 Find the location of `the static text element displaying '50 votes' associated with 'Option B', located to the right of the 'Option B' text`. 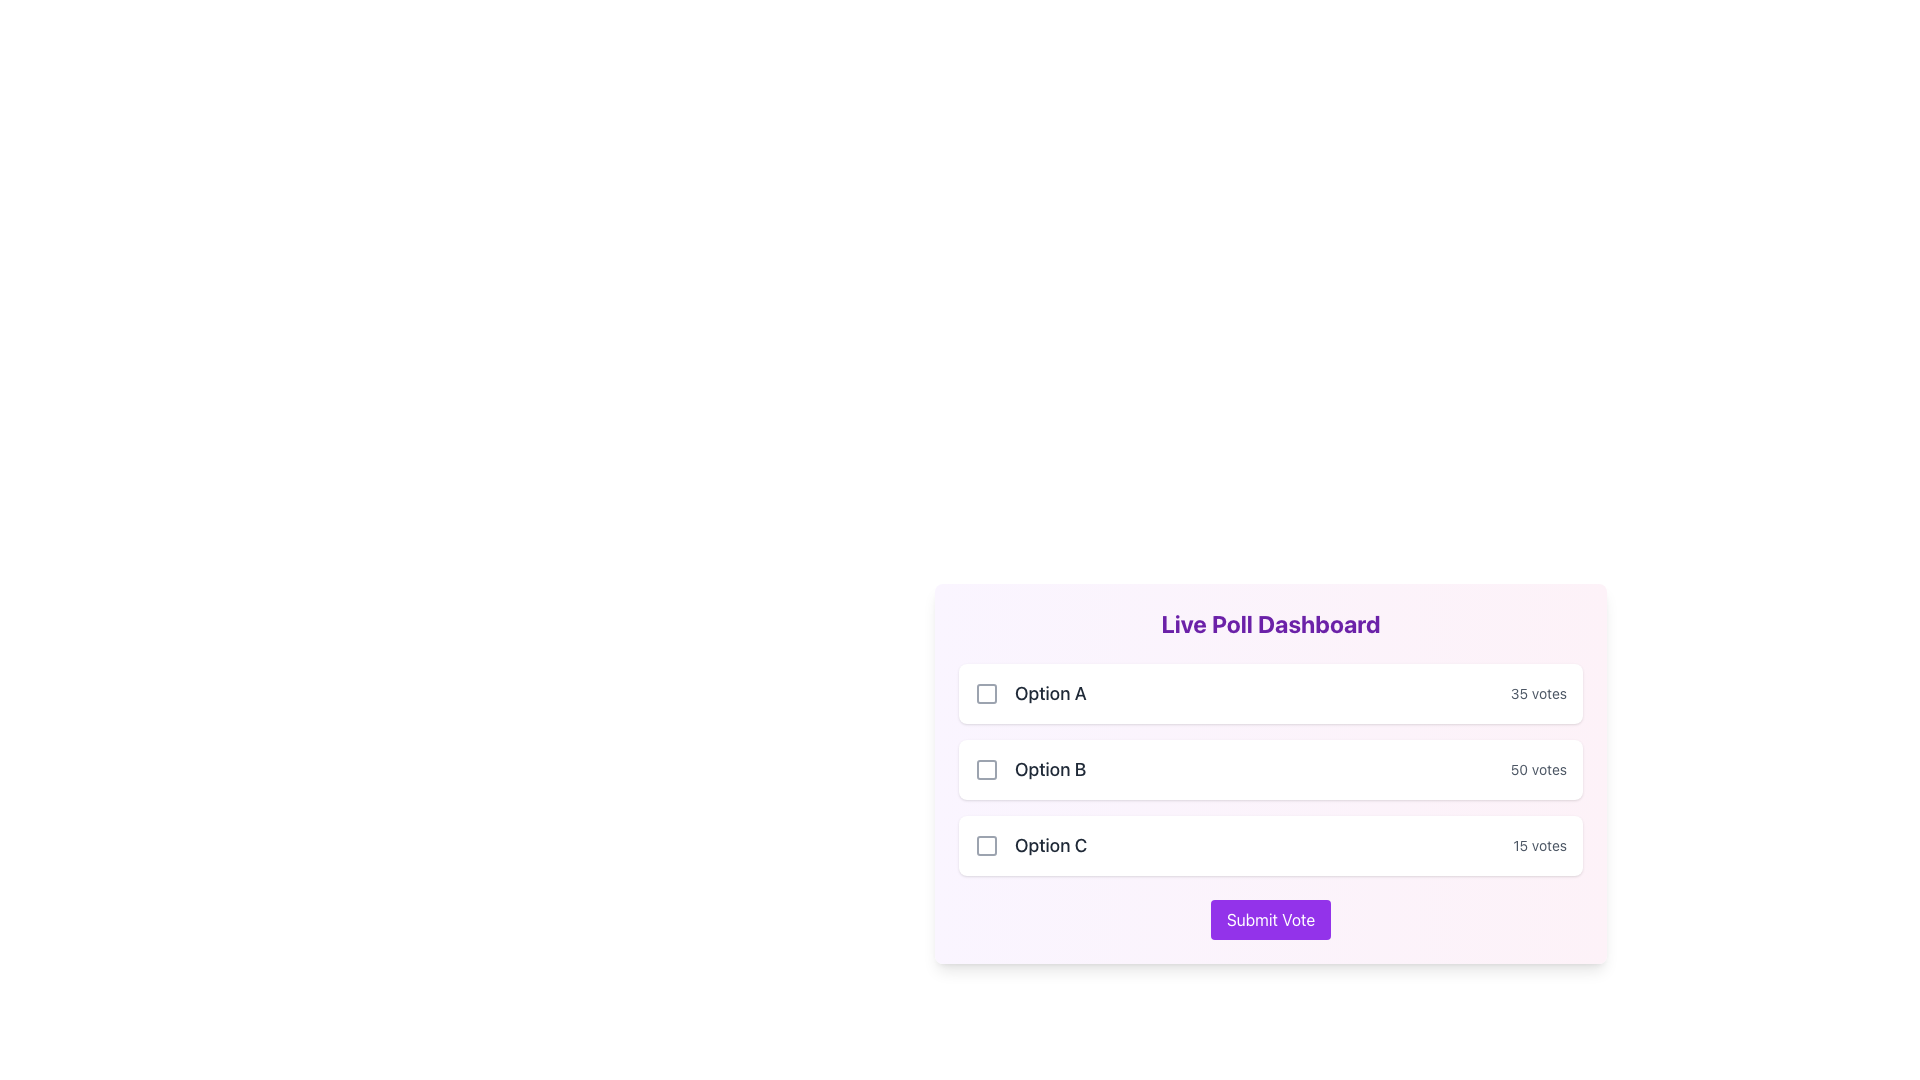

the static text element displaying '50 votes' associated with 'Option B', located to the right of the 'Option B' text is located at coordinates (1537, 769).